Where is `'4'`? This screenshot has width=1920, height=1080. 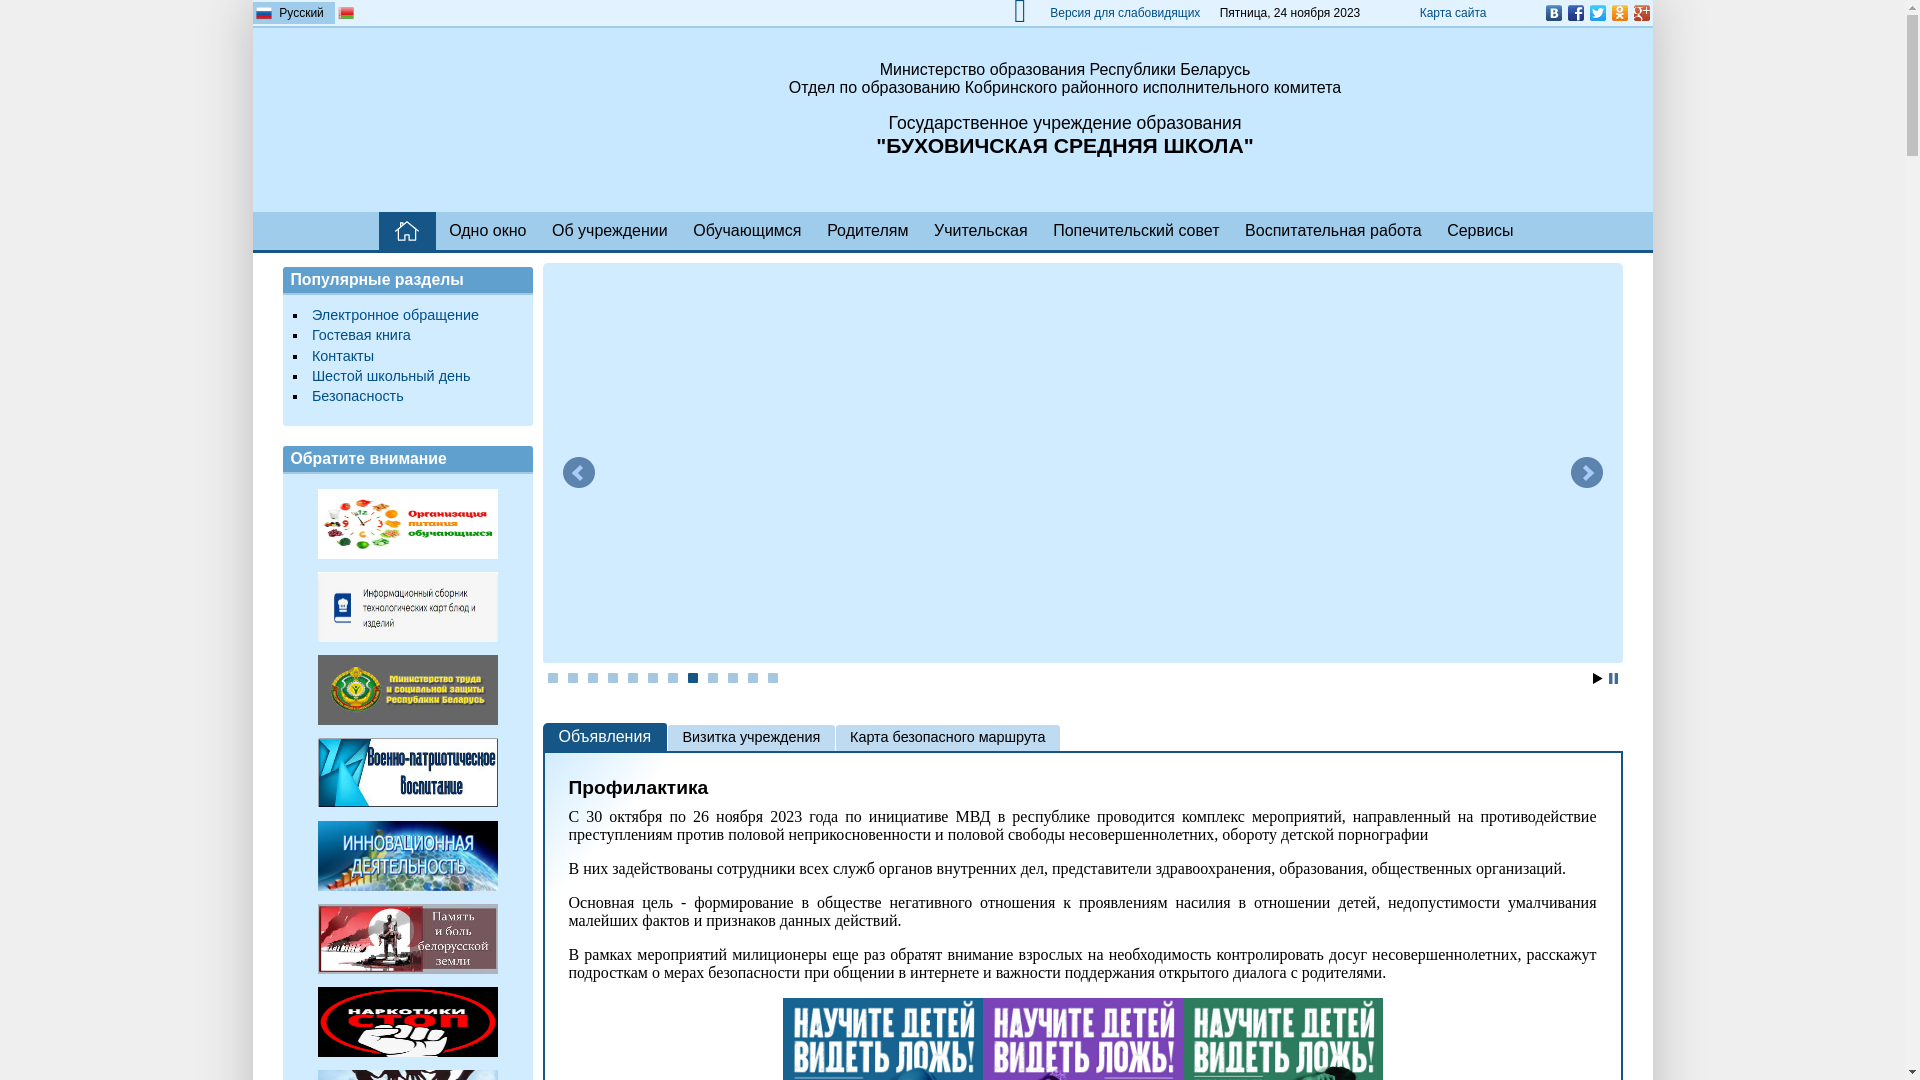
'4' is located at coordinates (612, 677).